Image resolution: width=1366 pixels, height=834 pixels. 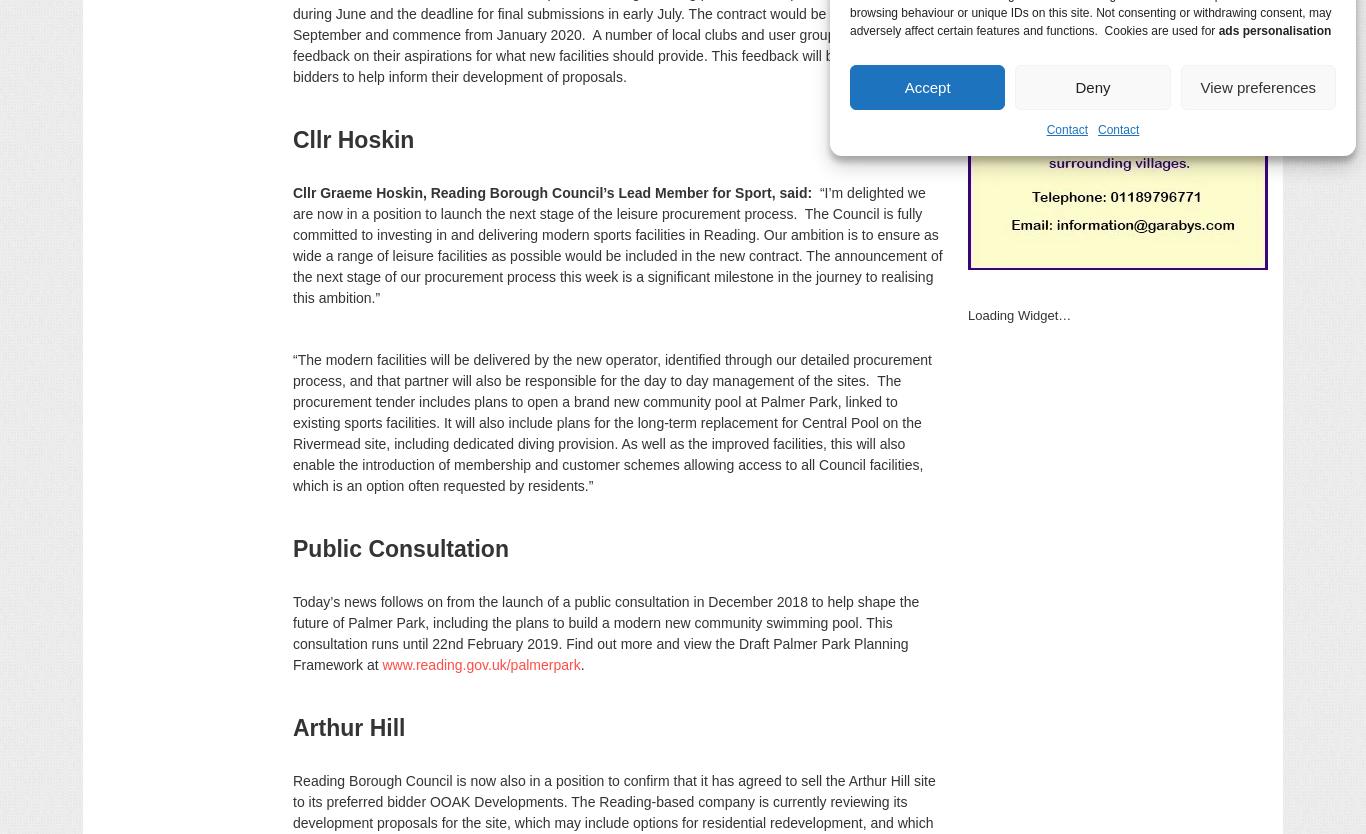 I want to click on 'Cllr Graeme Hoskin, Reading Borough Council’s Lead Member for Sport, said:', so click(x=555, y=192).